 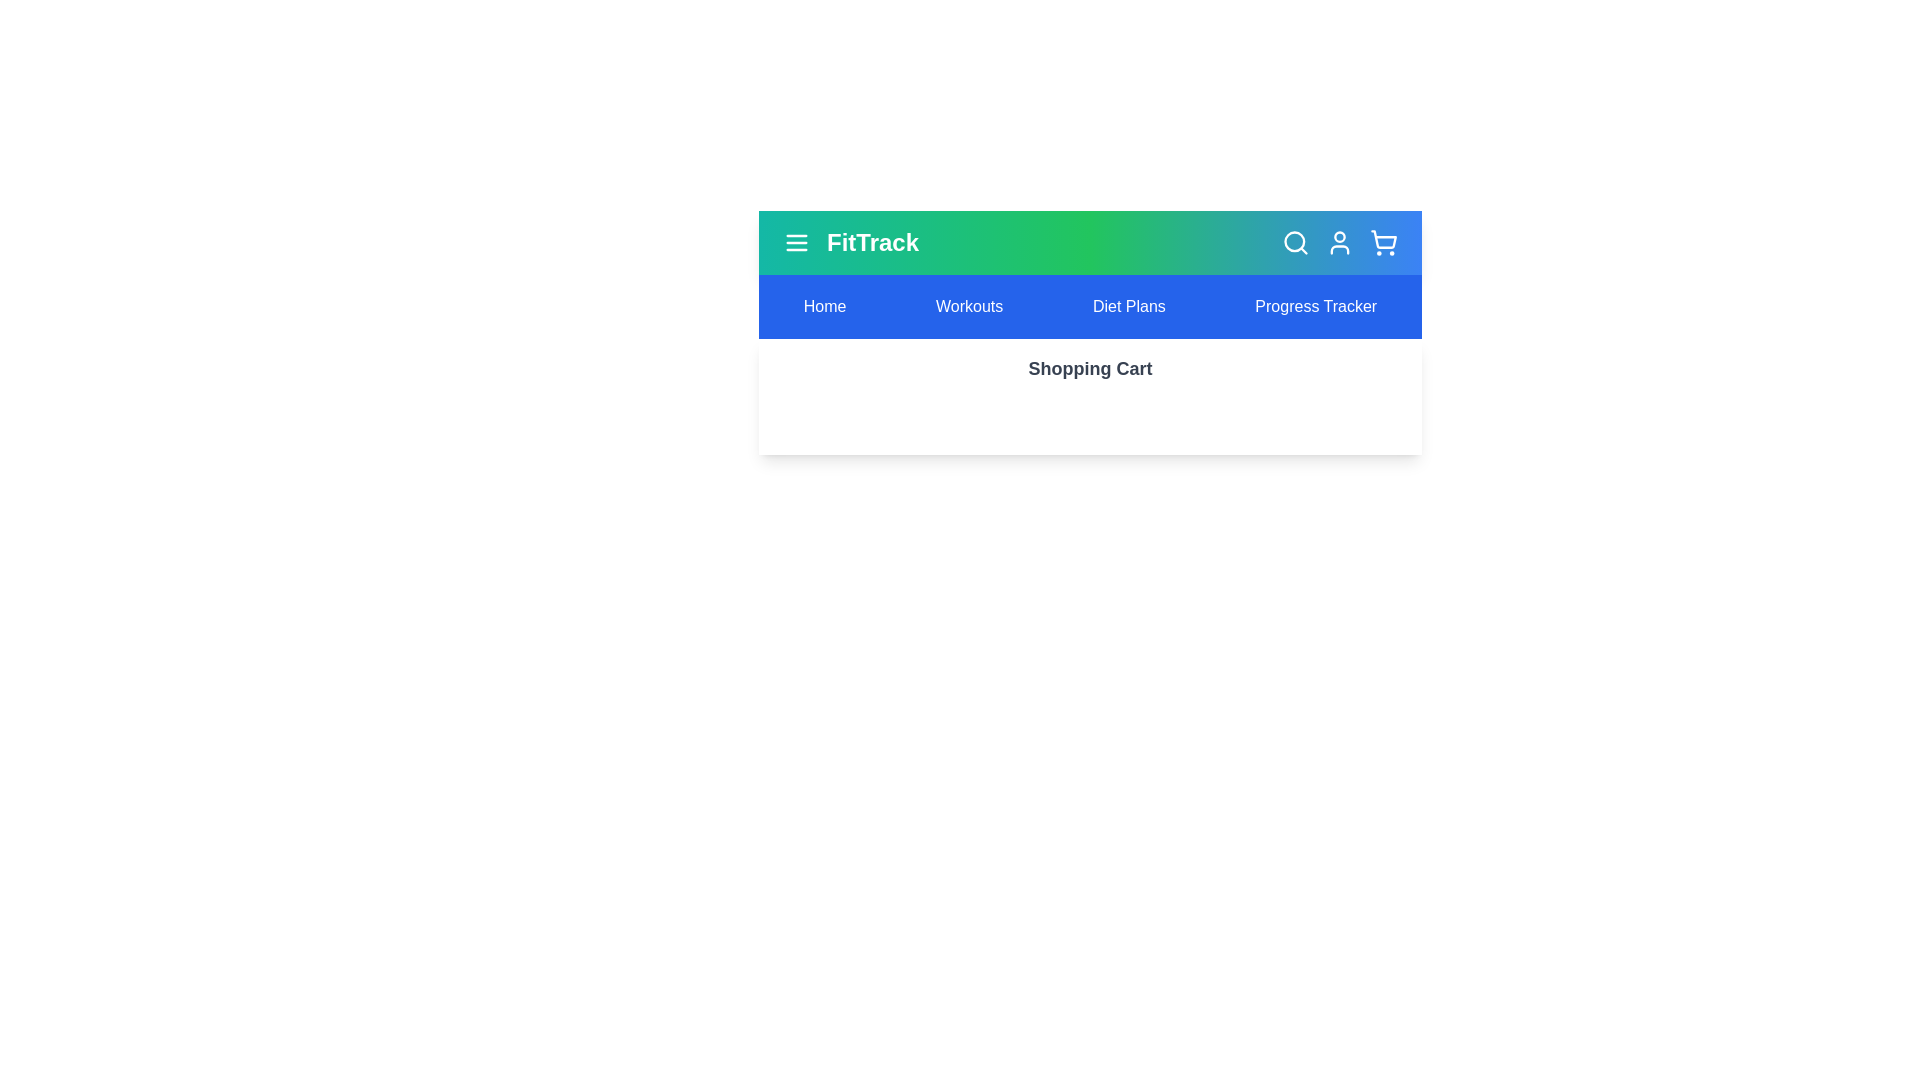 What do you see at coordinates (1382, 242) in the screenshot?
I see `the shopping cart icon to toggle the shopping cart view` at bounding box center [1382, 242].